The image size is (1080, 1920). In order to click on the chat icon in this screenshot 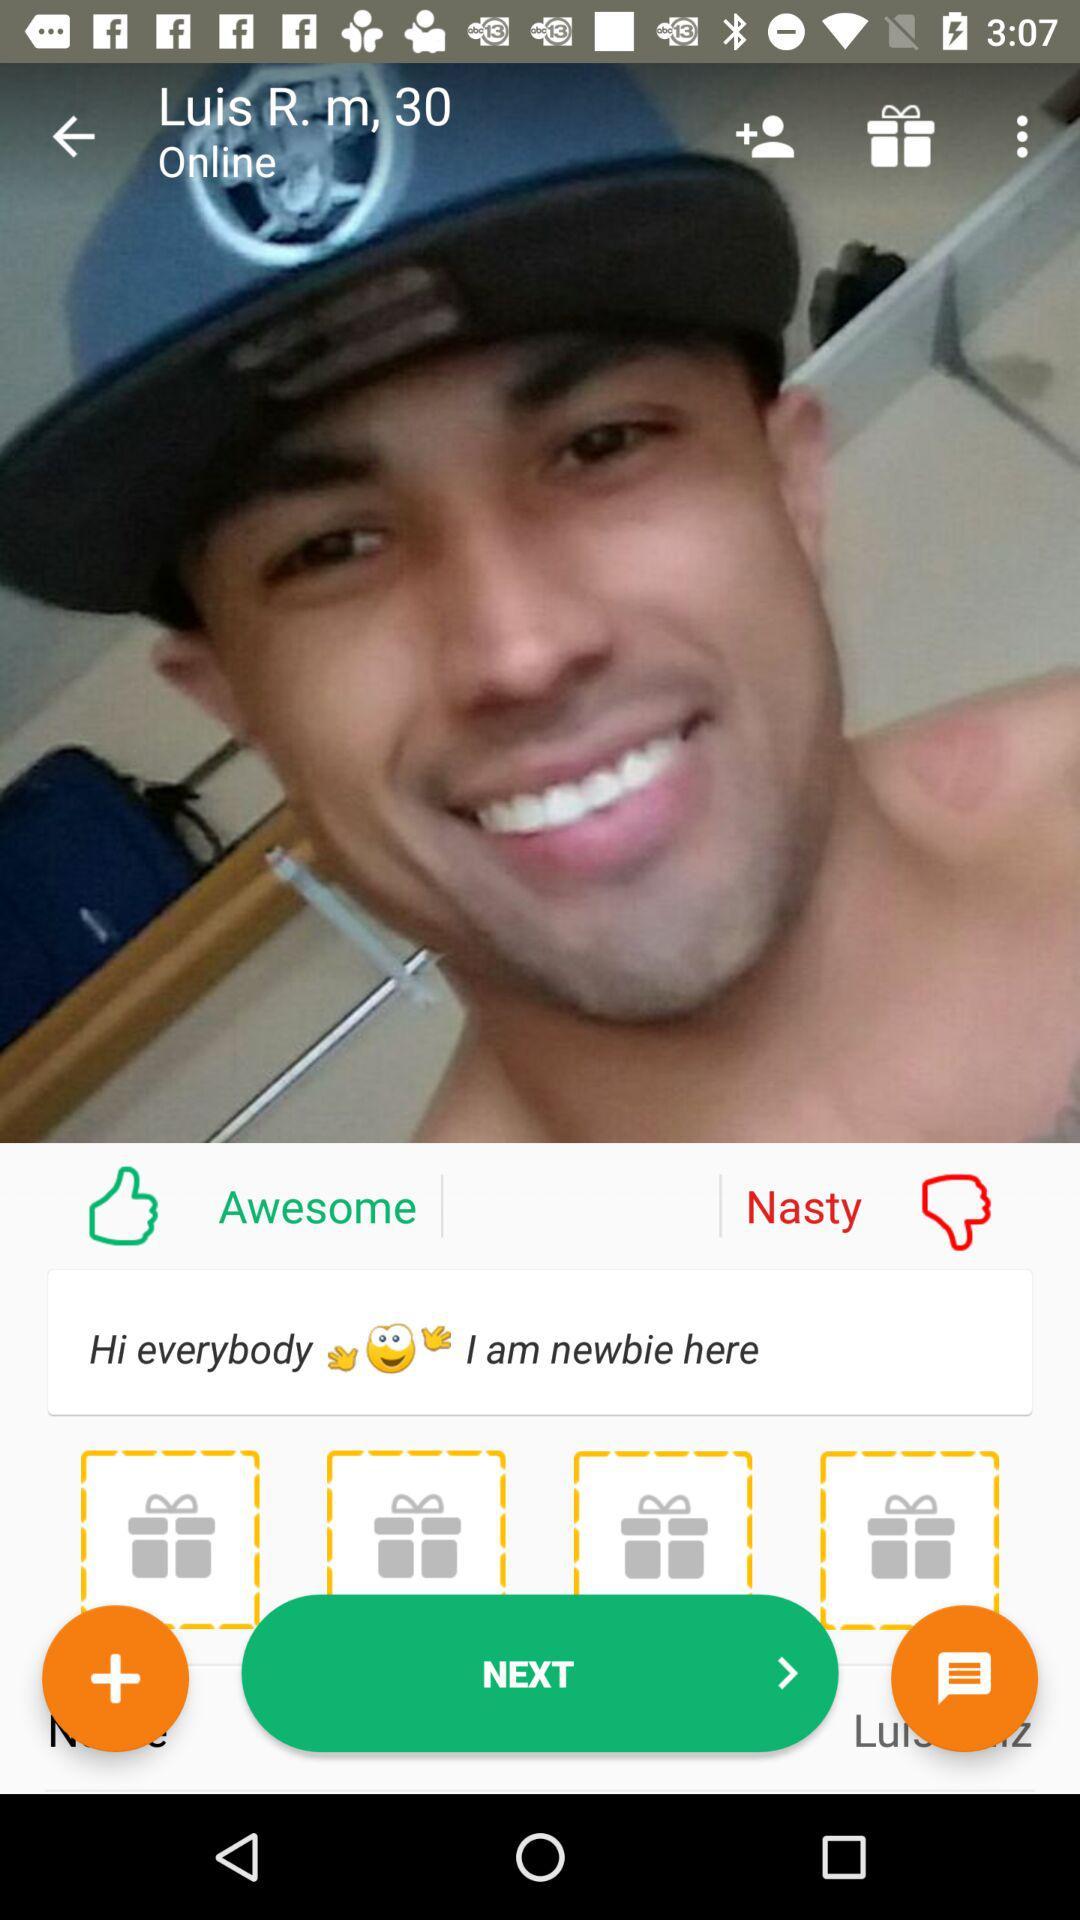, I will do `click(963, 1678)`.